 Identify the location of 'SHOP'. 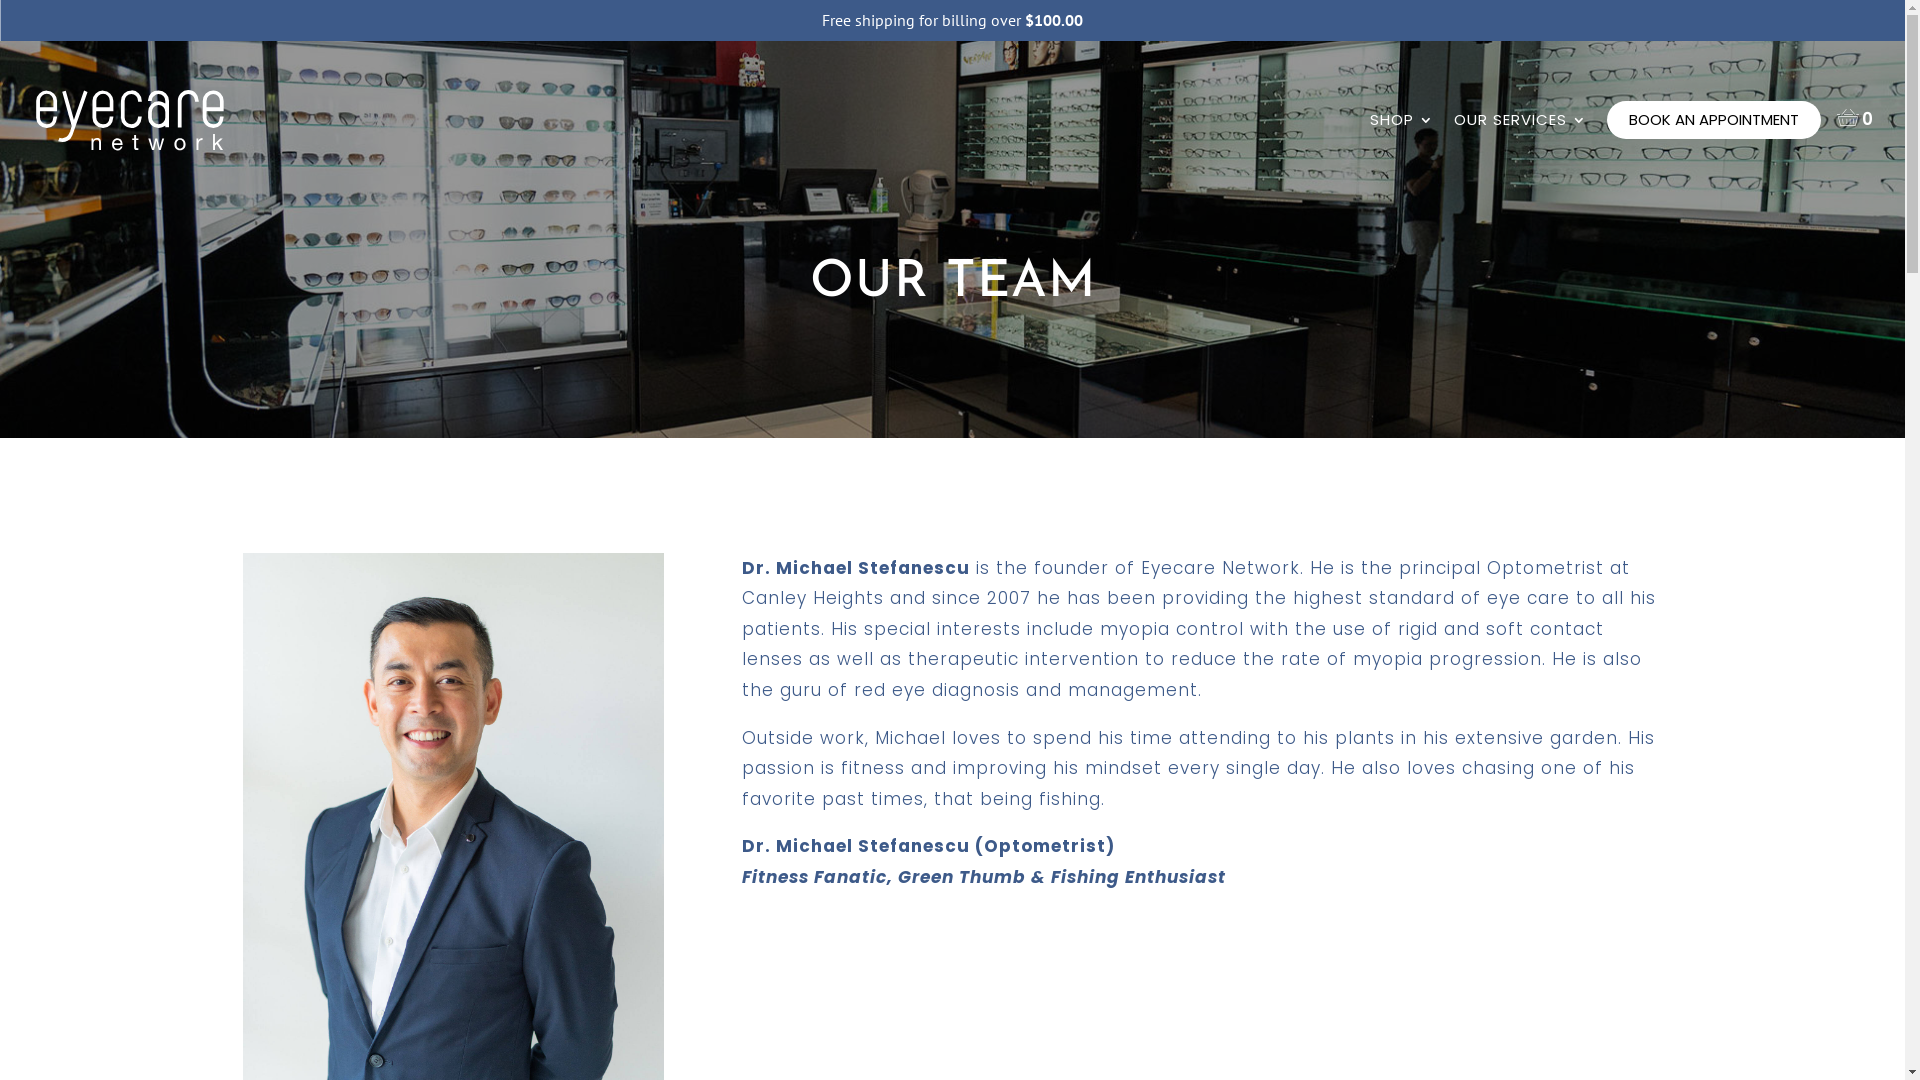
(1400, 140).